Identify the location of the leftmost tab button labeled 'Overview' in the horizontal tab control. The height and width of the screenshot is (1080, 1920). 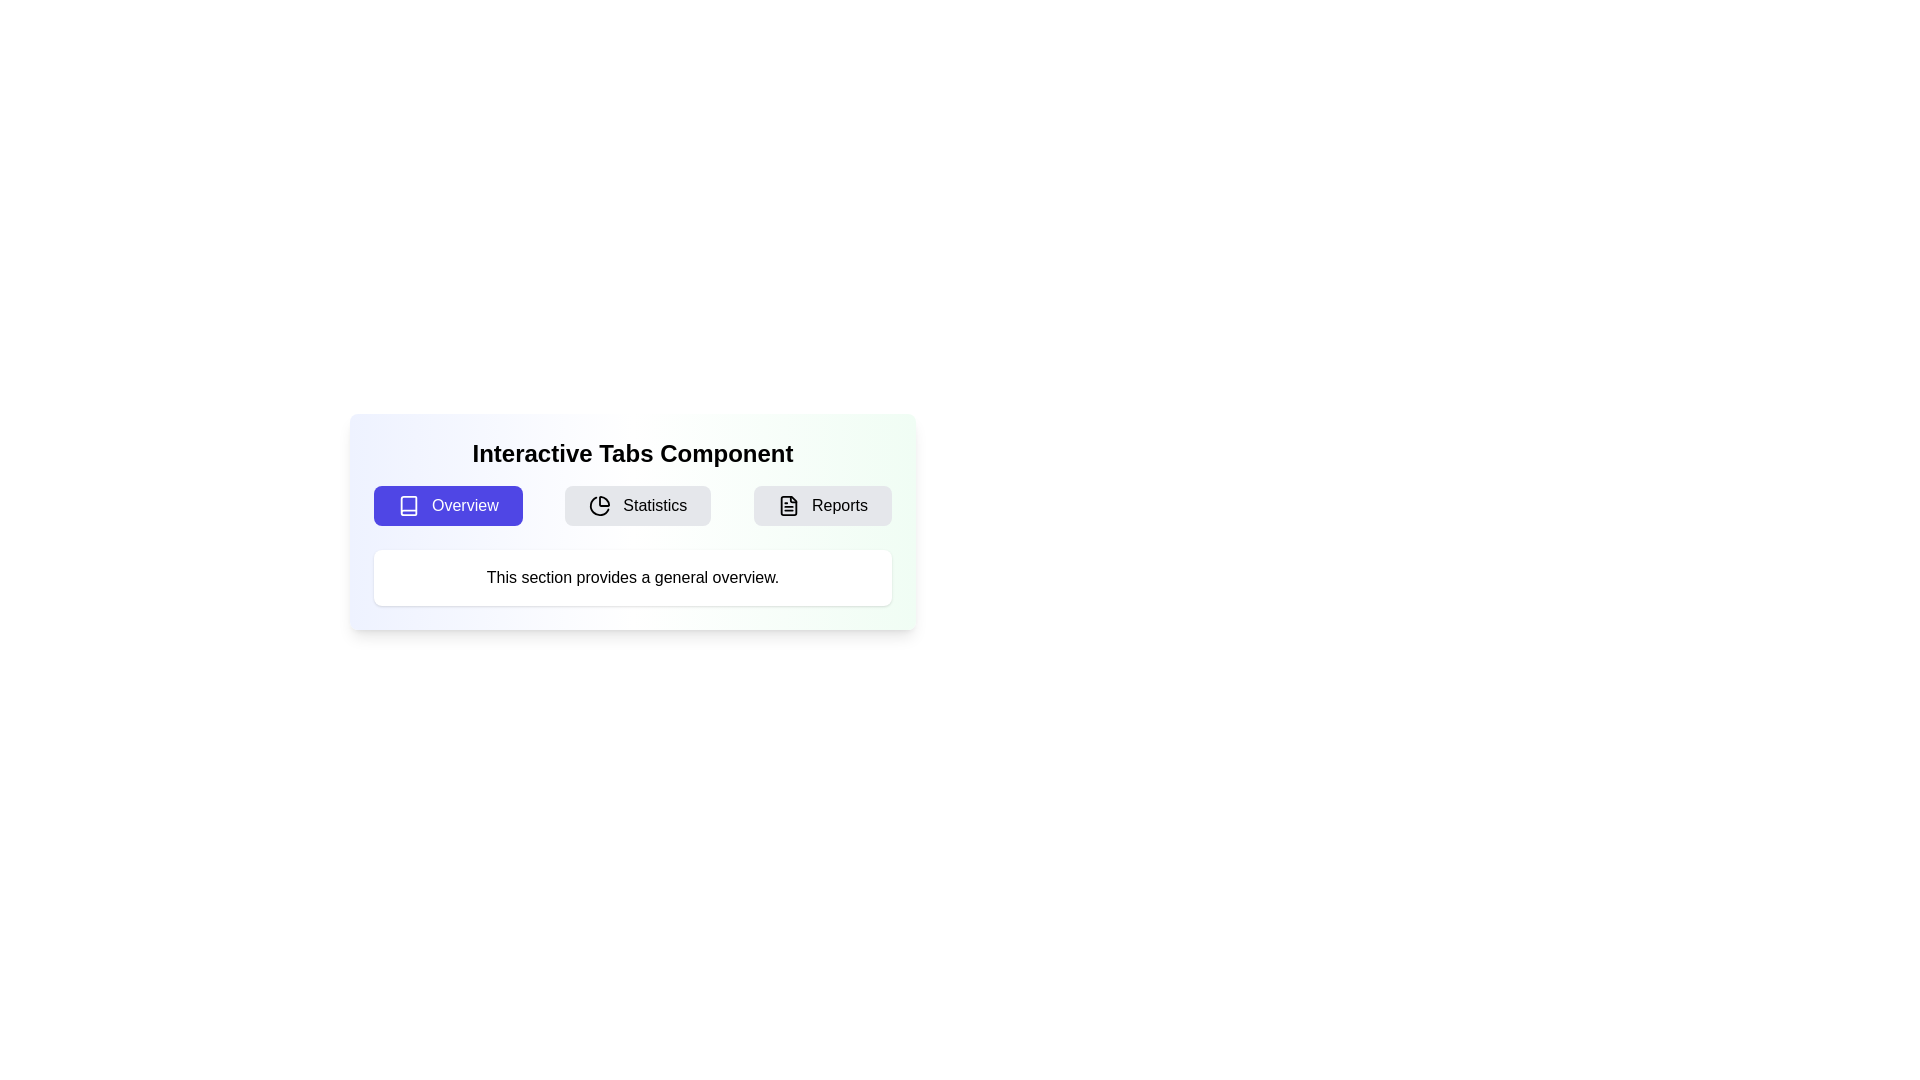
(447, 504).